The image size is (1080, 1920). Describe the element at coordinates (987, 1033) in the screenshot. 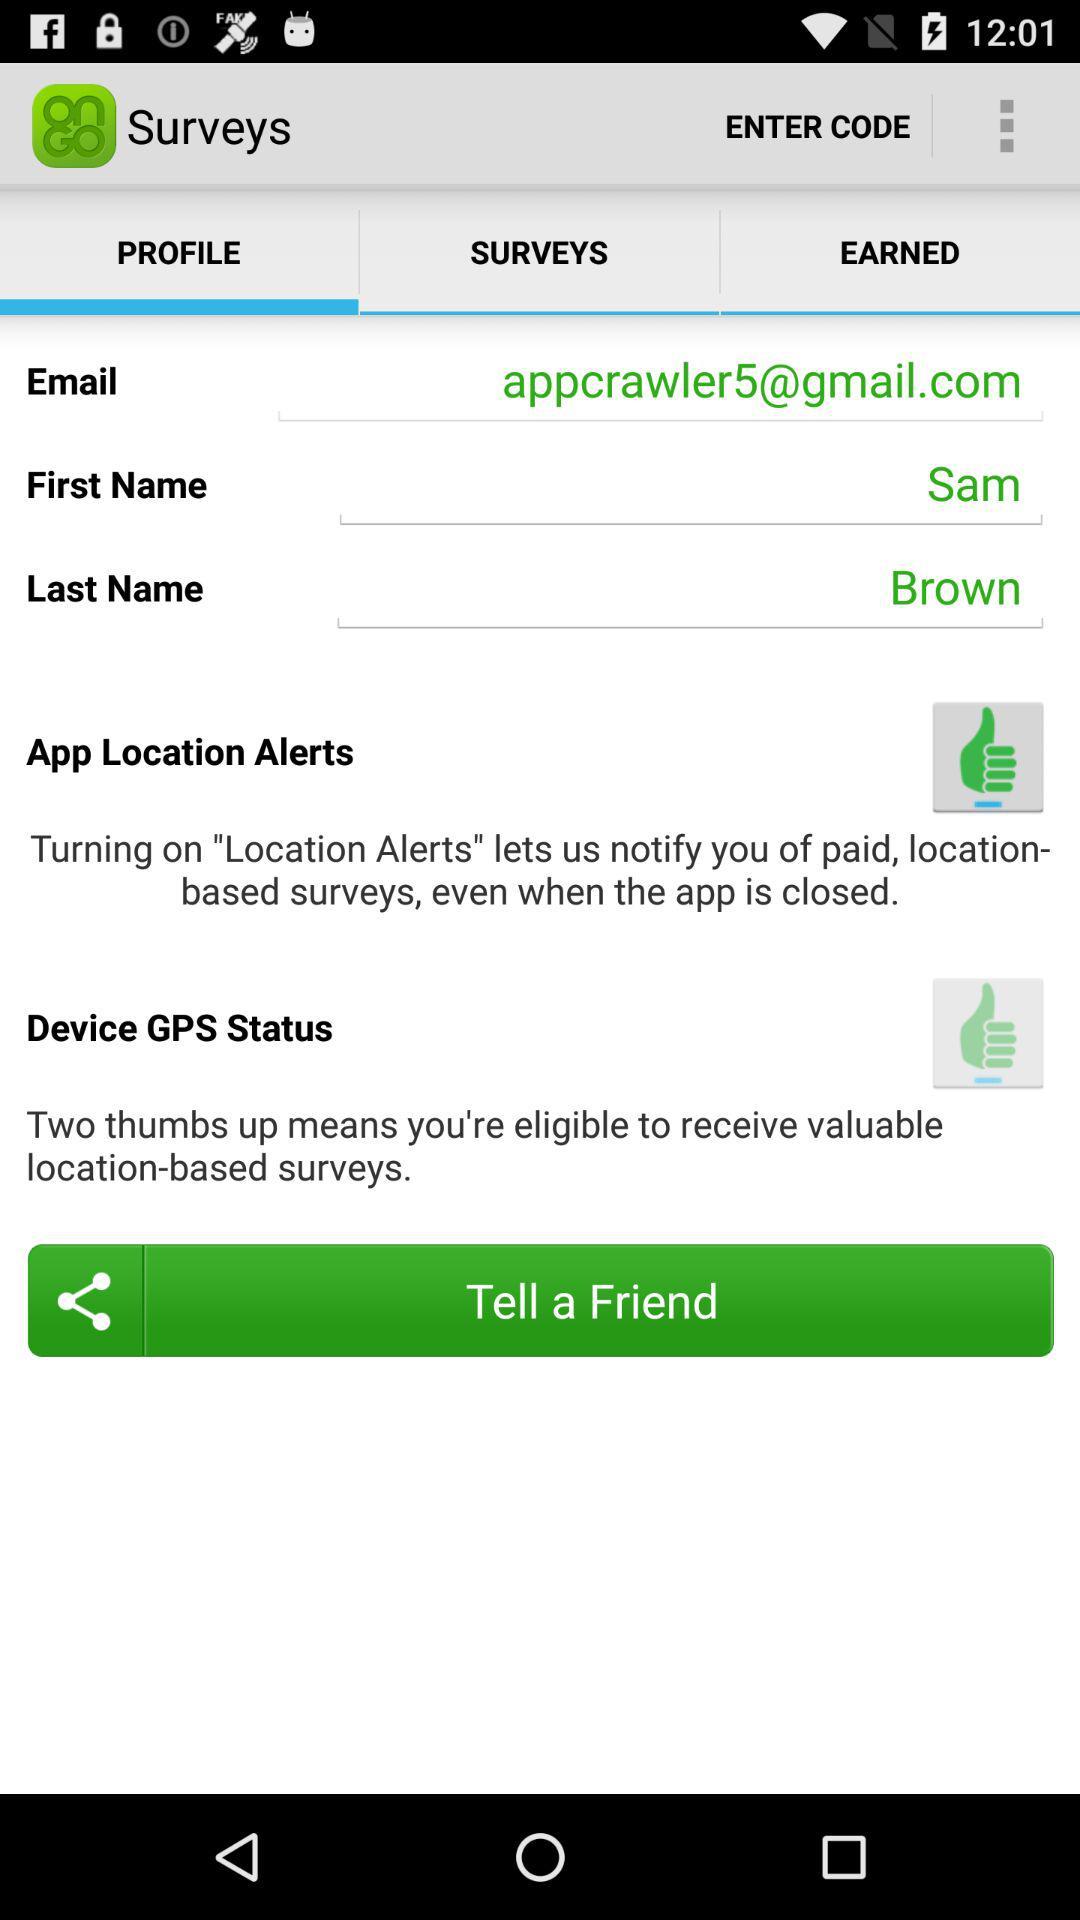

I see `item above two thumbs up` at that location.